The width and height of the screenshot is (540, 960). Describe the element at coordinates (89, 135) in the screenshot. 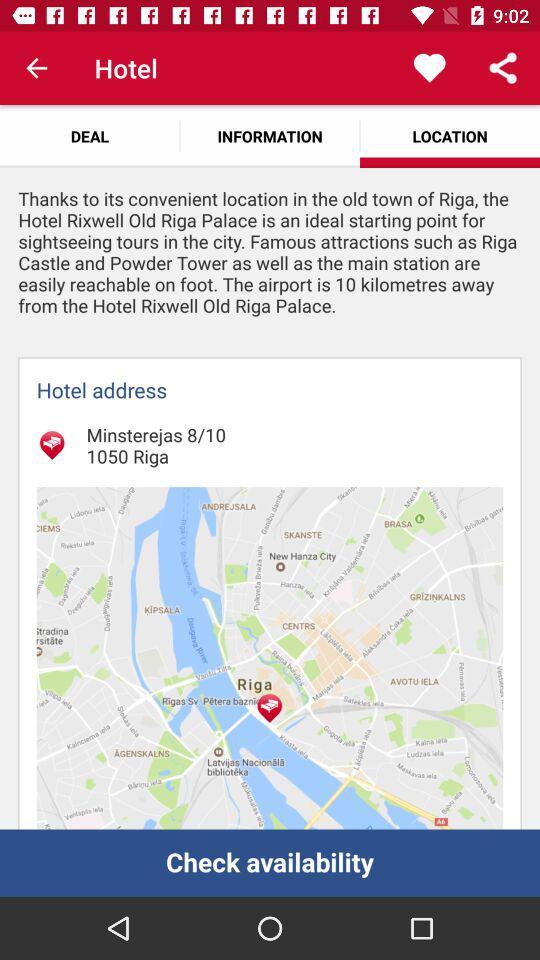

I see `the deal app` at that location.